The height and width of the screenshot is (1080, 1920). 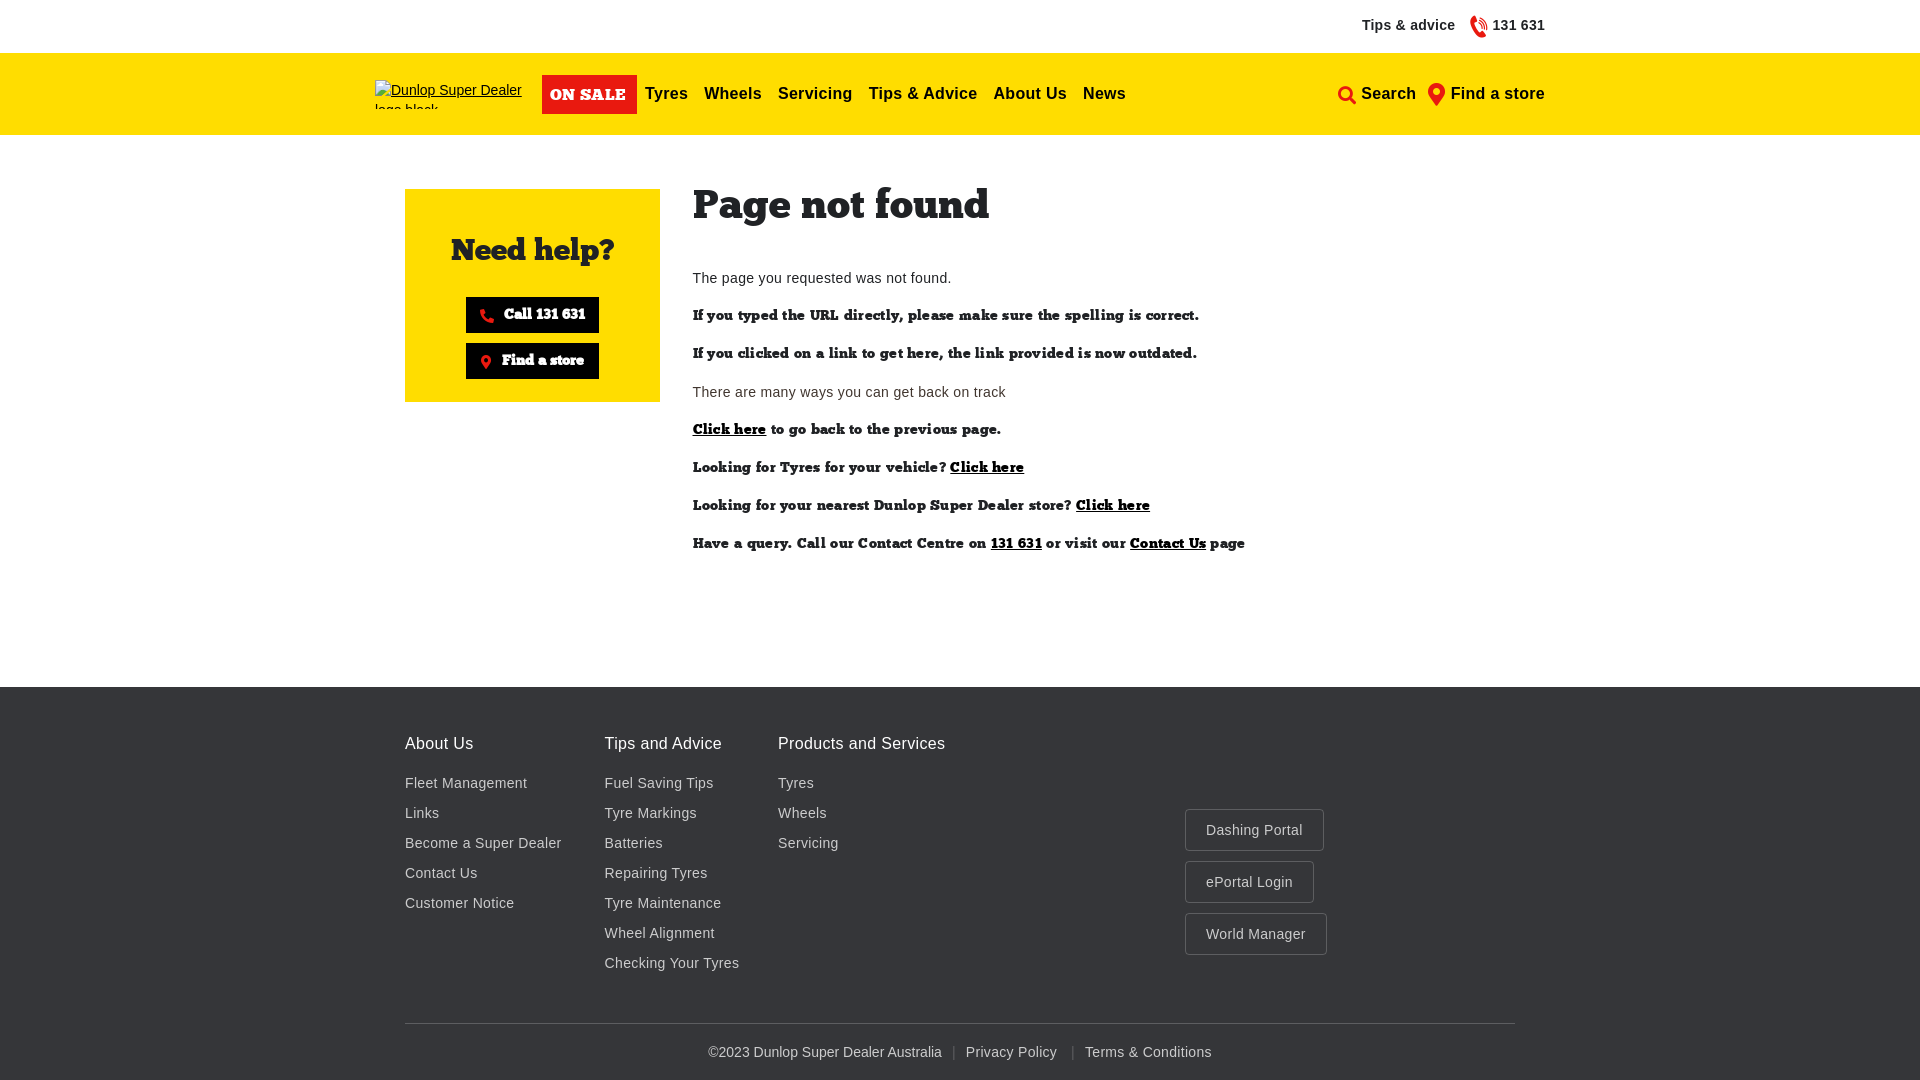 I want to click on 'Privacy Policy', so click(x=1011, y=1051).